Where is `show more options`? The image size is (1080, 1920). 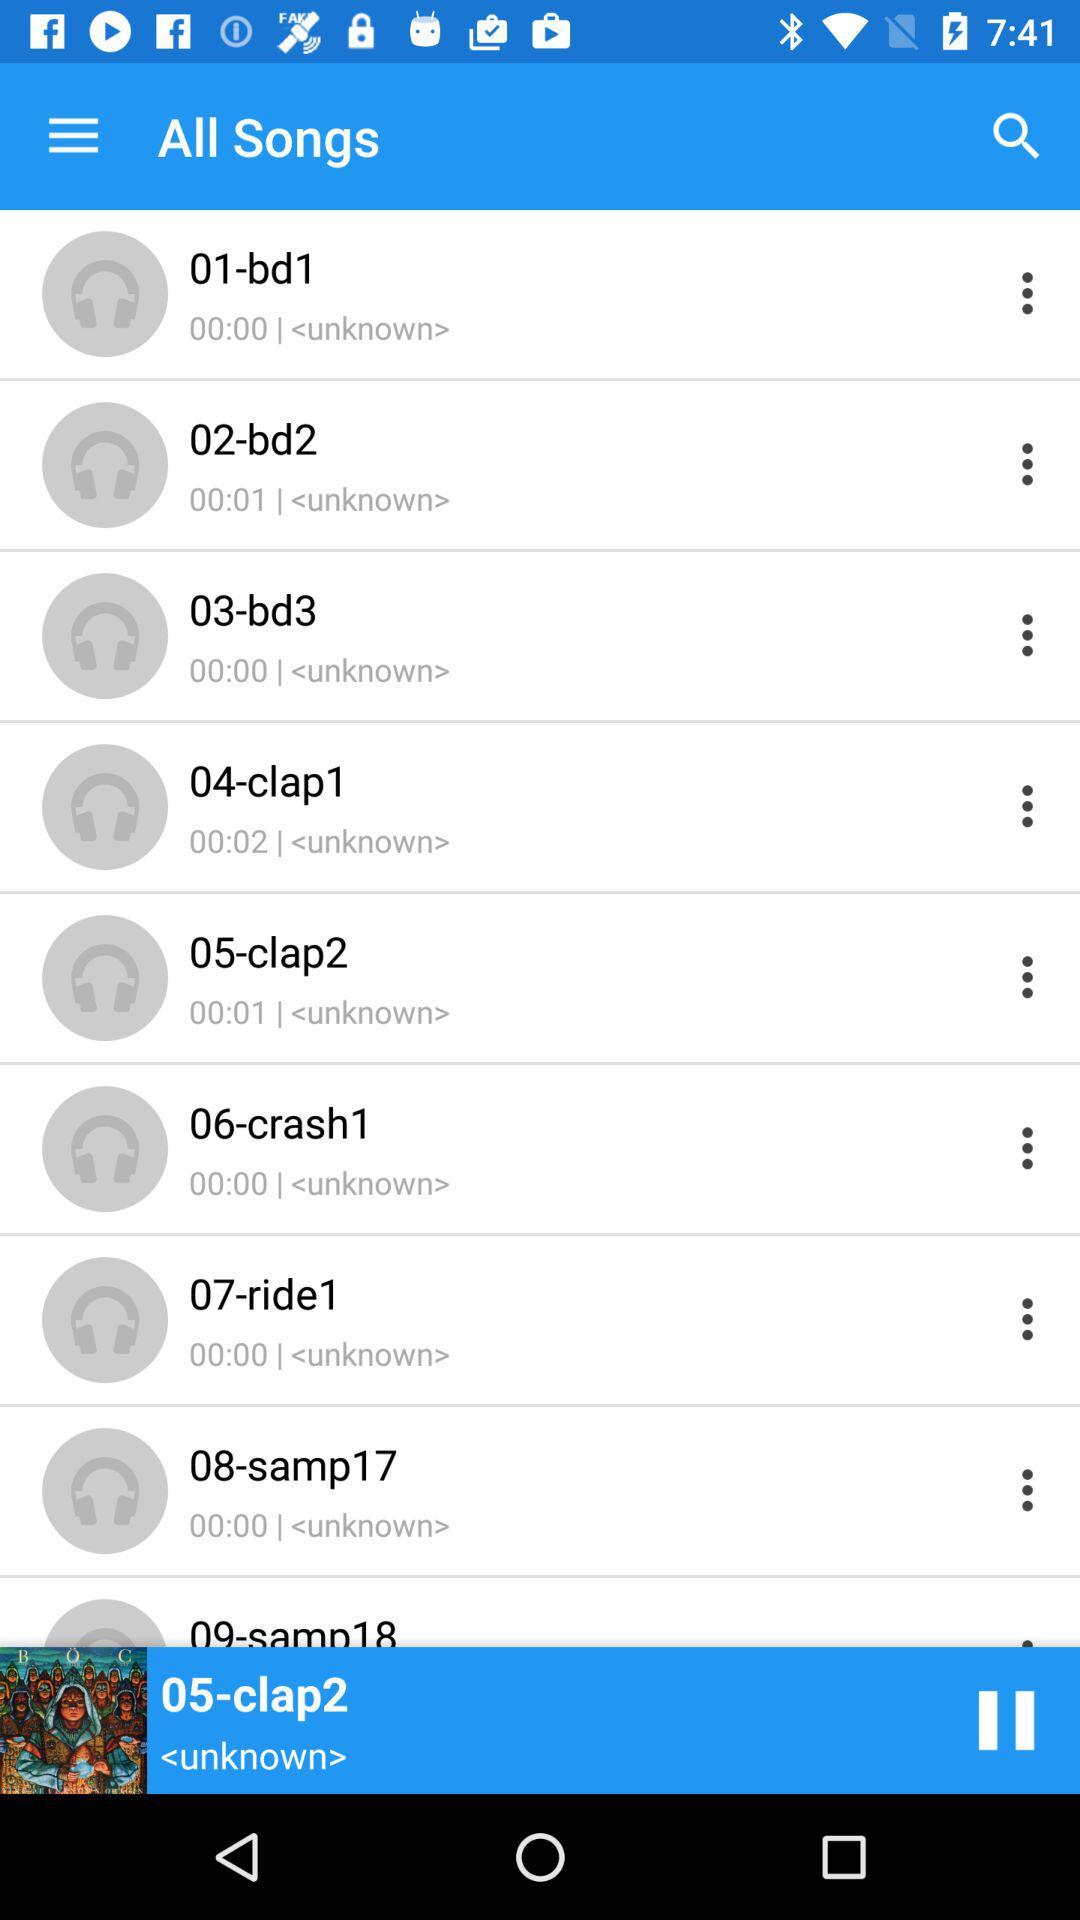 show more options is located at coordinates (1027, 634).